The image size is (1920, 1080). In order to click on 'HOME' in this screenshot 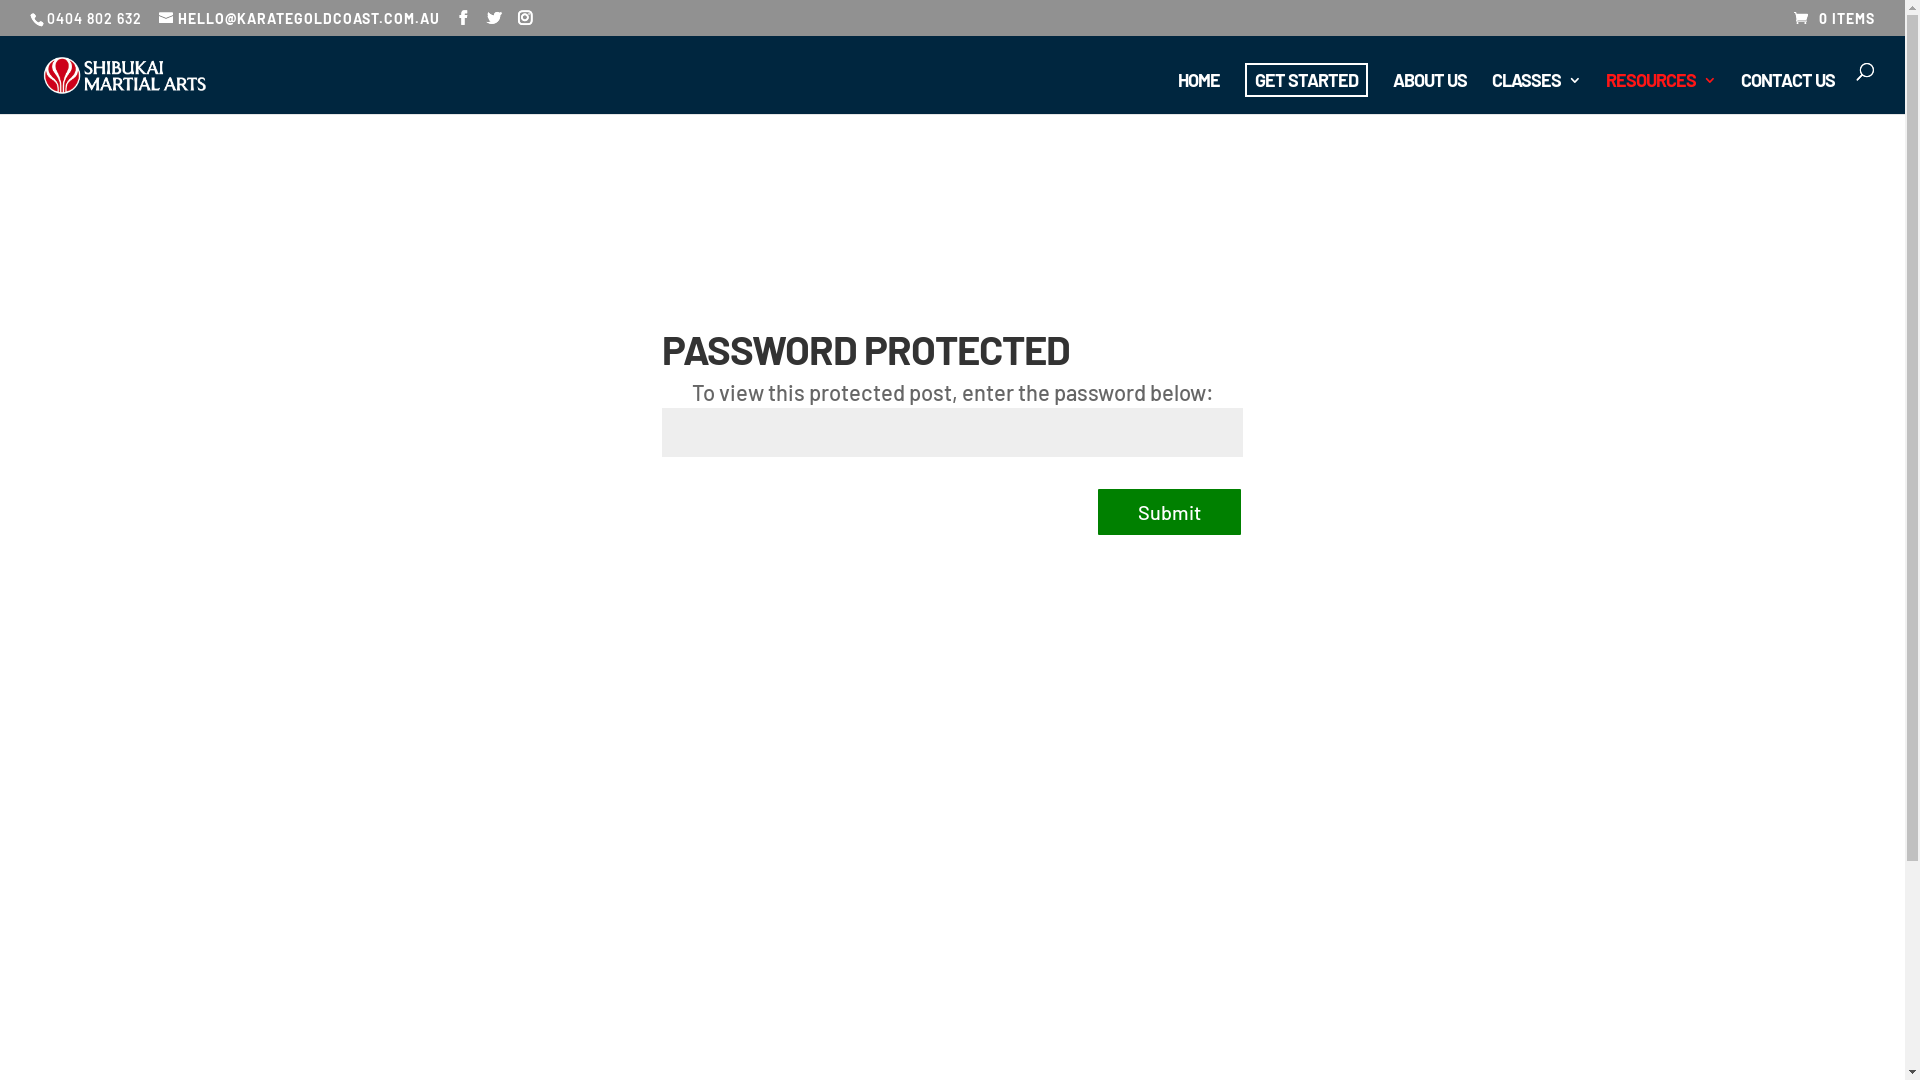, I will do `click(1199, 93)`.